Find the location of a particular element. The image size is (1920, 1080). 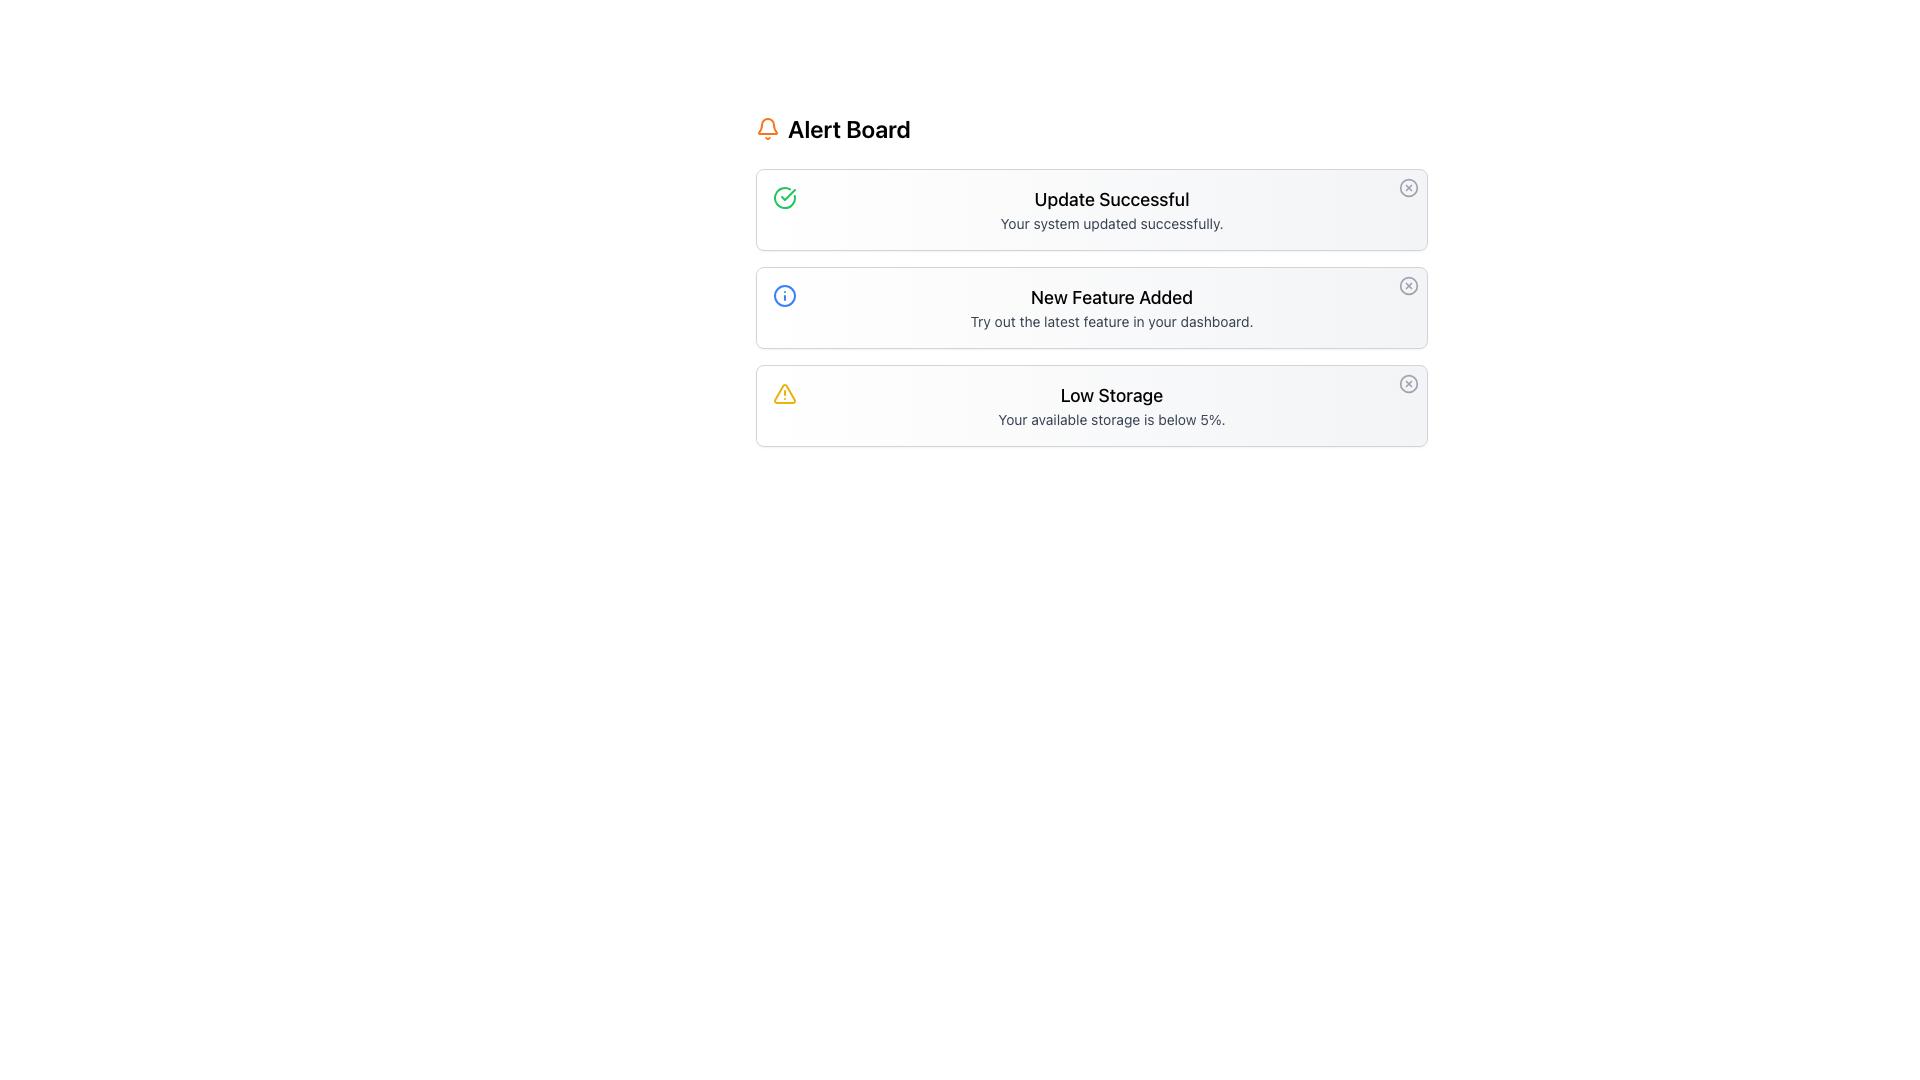

the button located at the top-right corner of the 'Update Successful' alert card is located at coordinates (1408, 188).